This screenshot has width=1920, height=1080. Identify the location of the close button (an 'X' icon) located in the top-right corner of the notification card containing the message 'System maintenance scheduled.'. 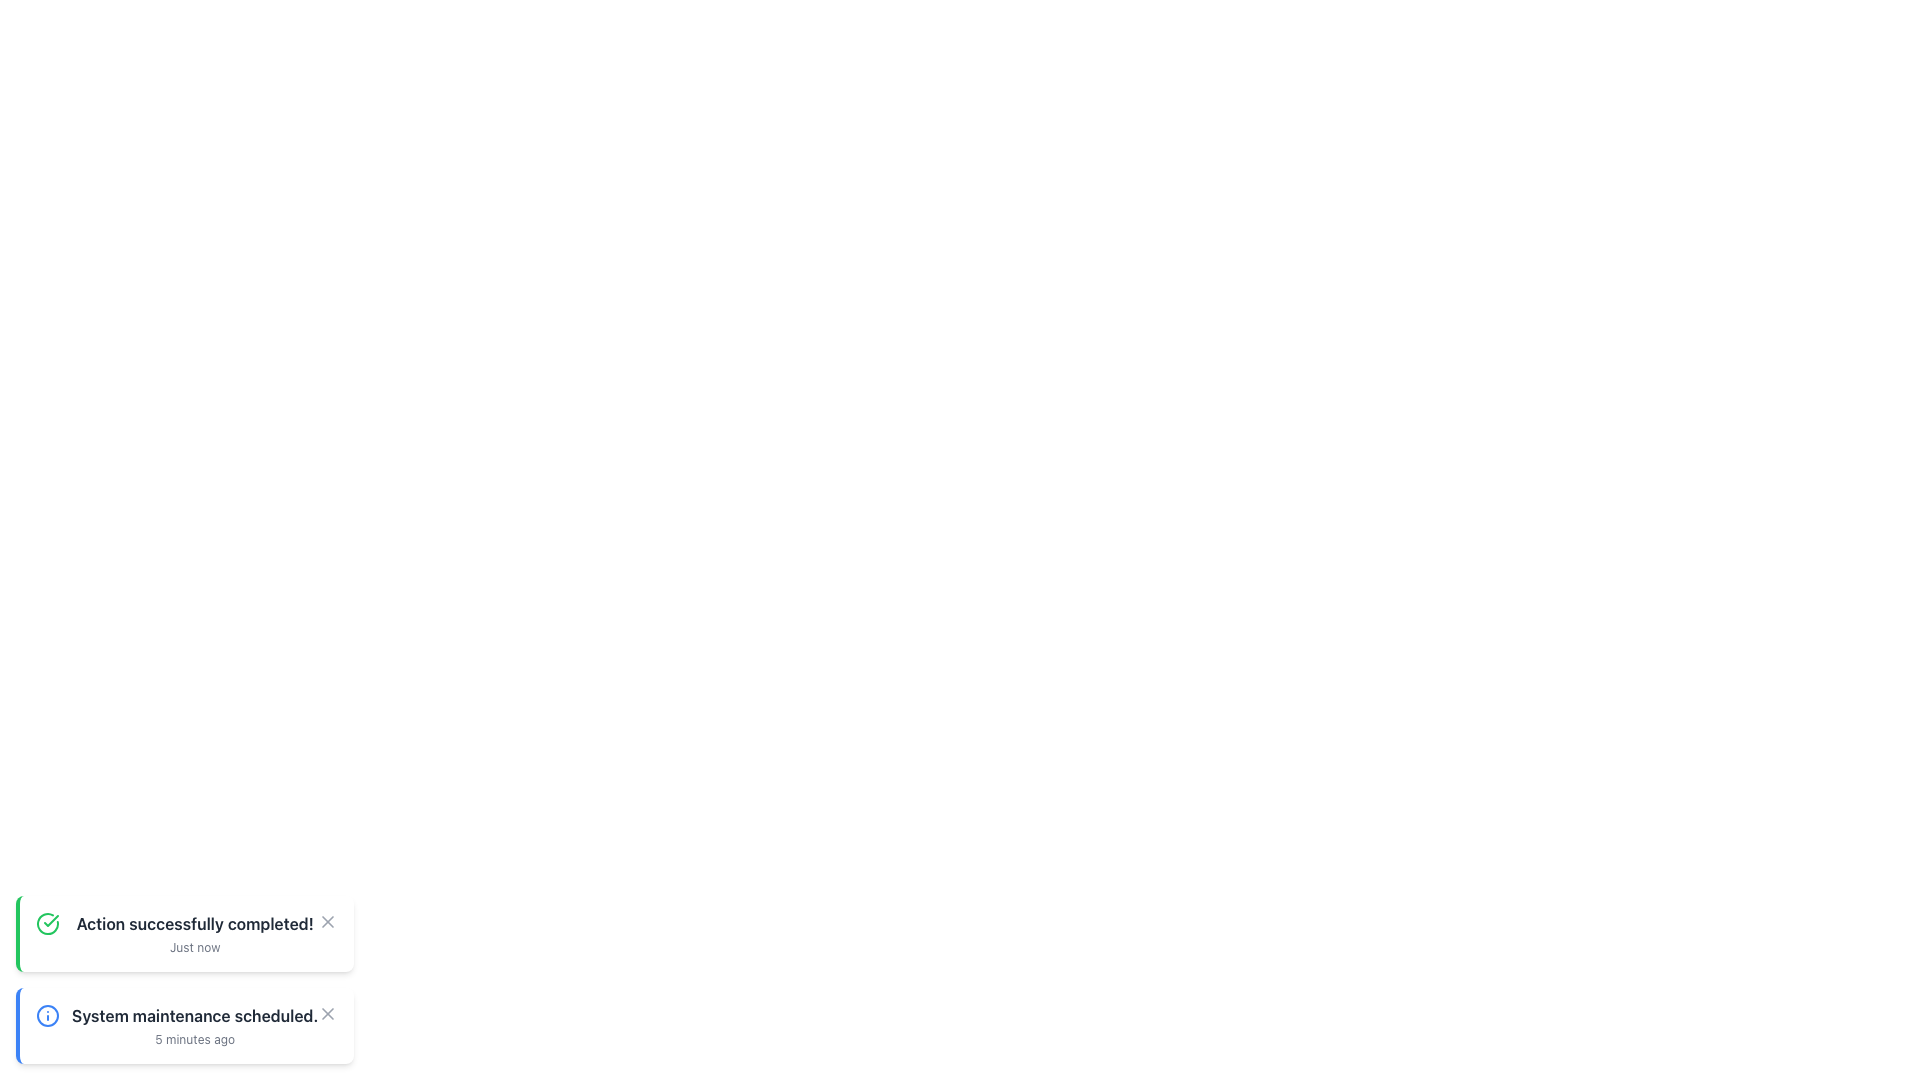
(328, 1014).